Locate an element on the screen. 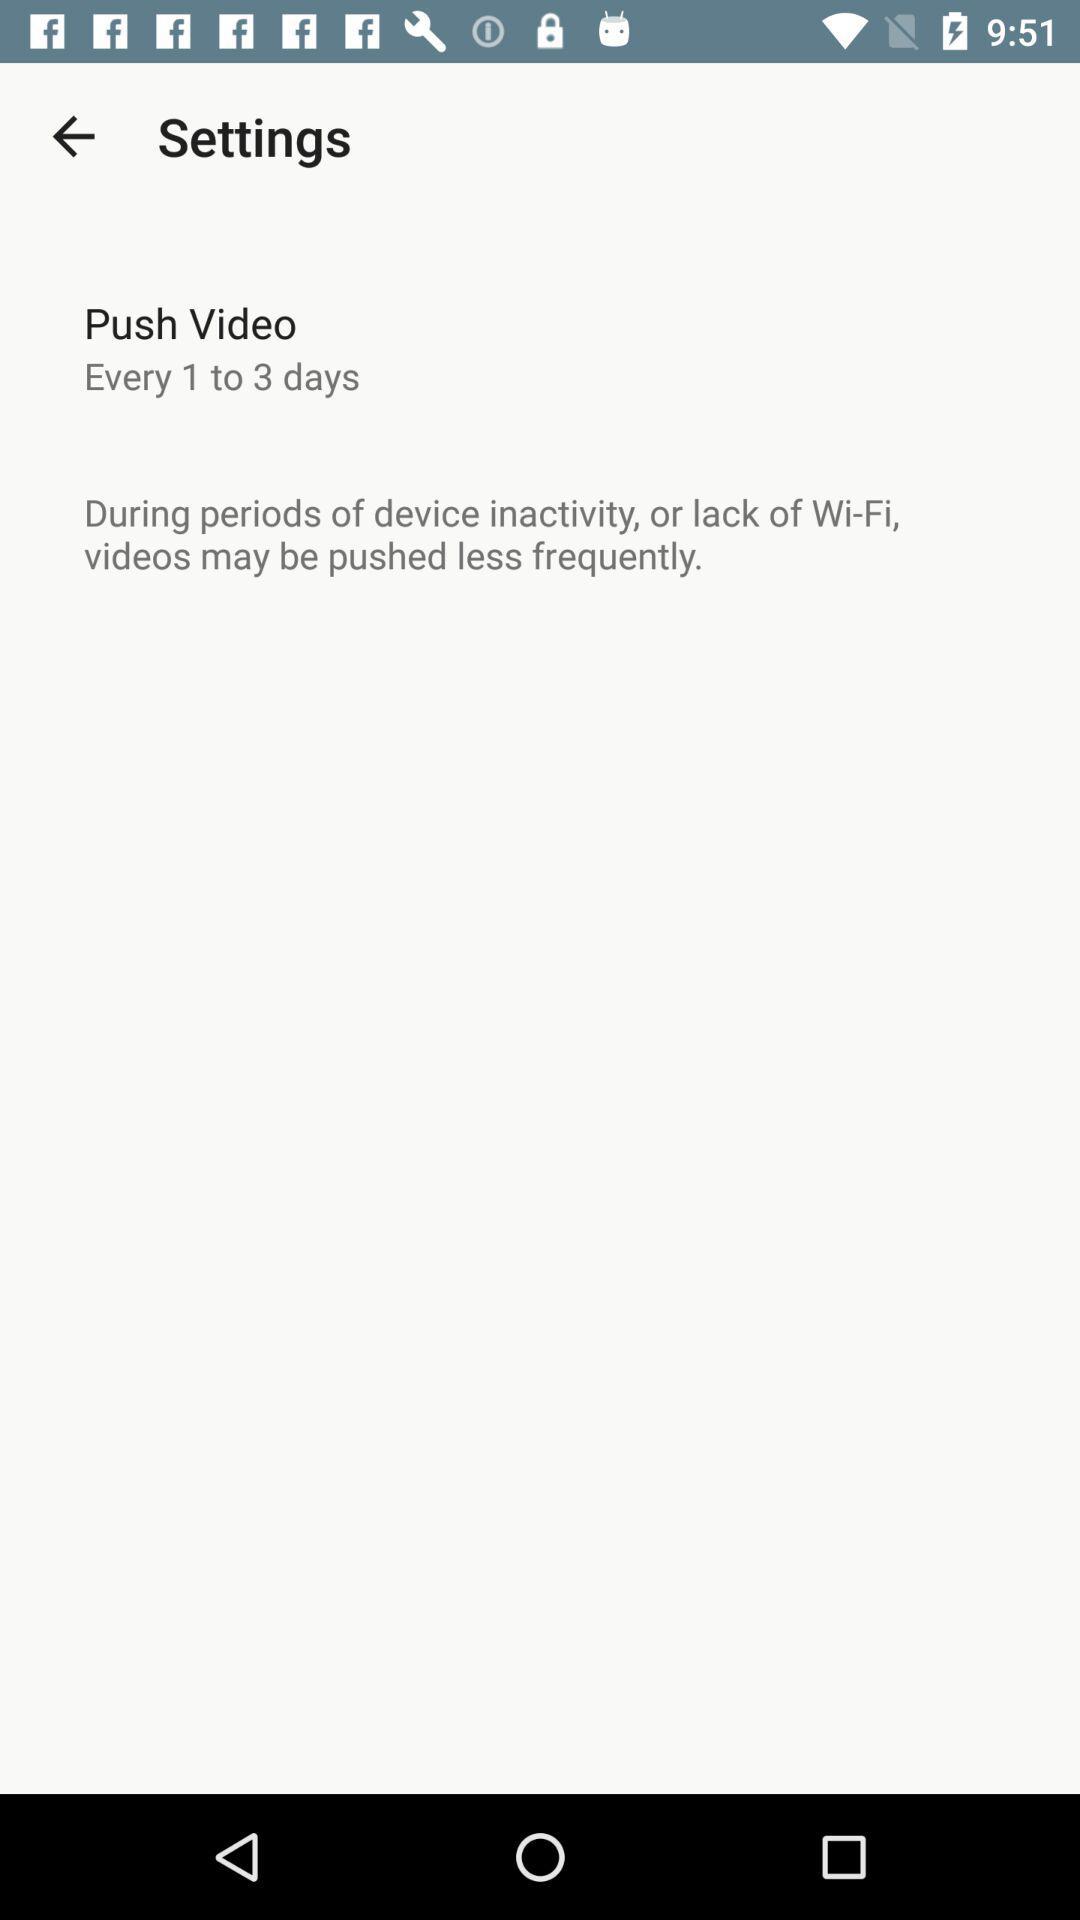  the item below every 1 to item is located at coordinates (540, 533).